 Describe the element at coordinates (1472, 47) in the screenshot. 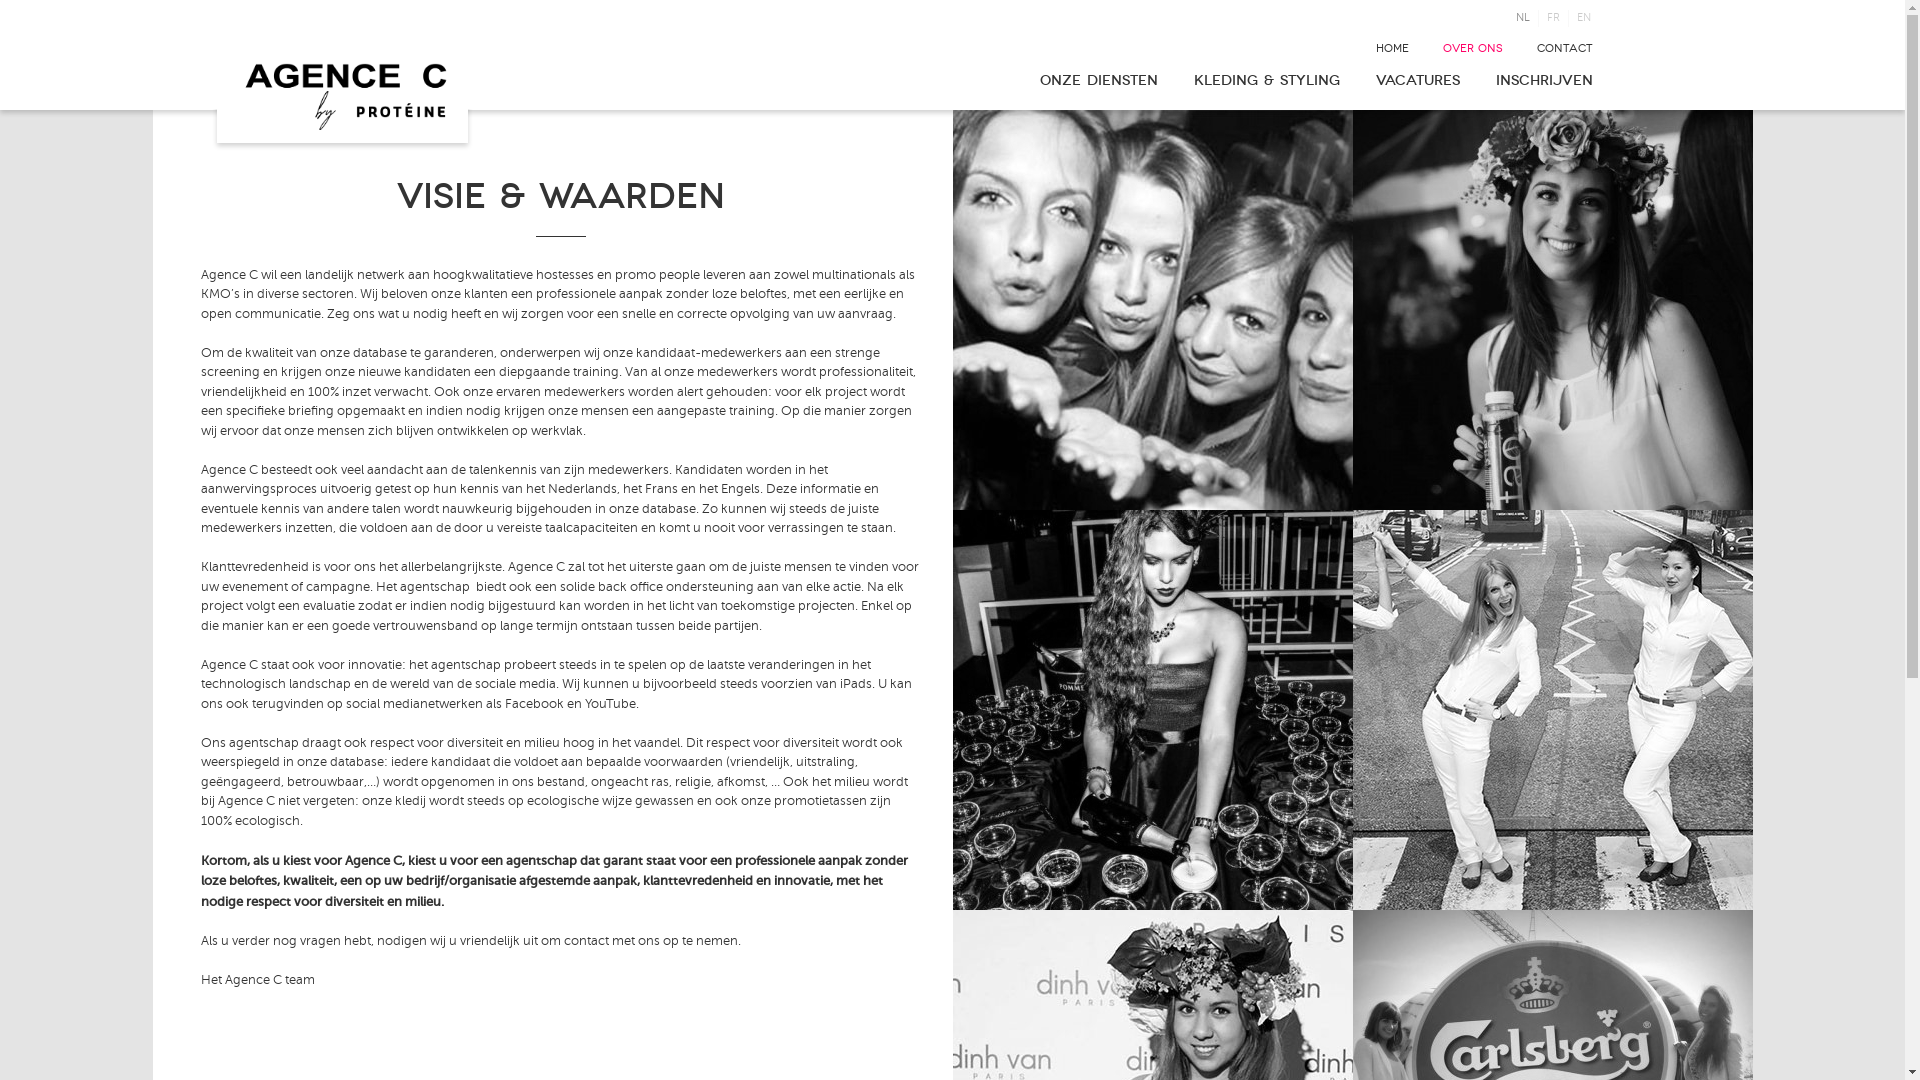

I see `'OVER ONS'` at that location.